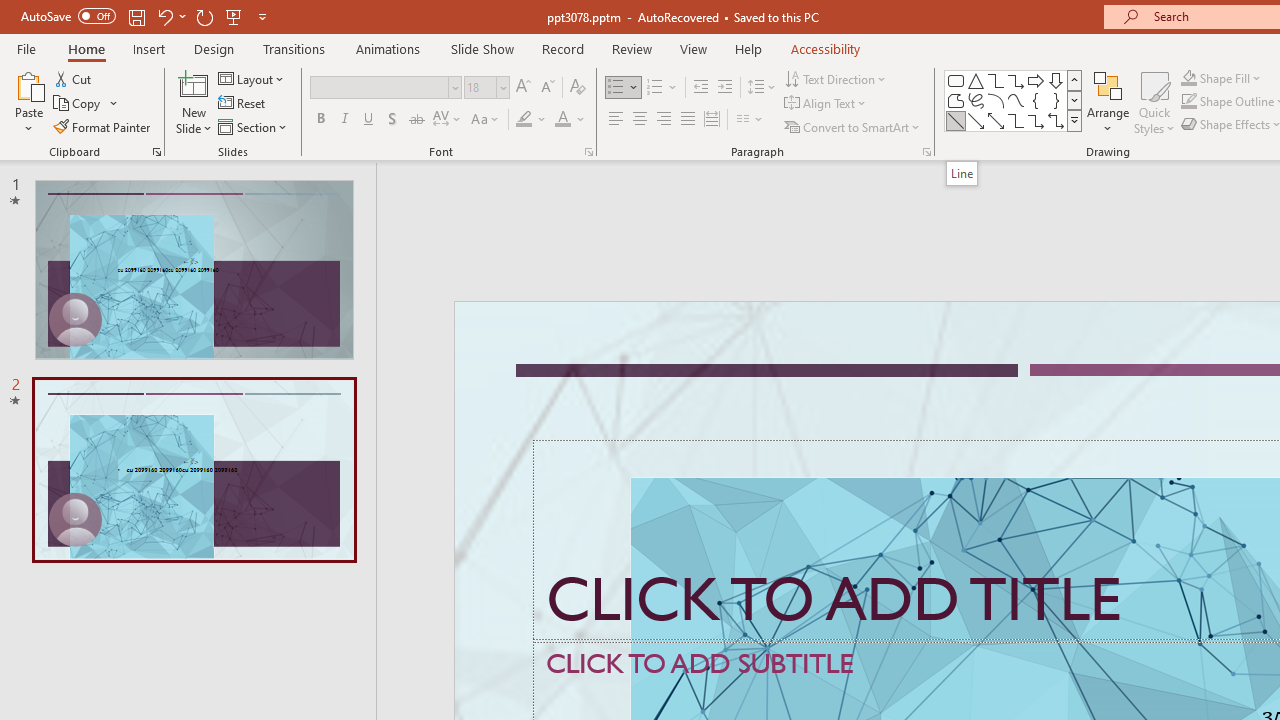  I want to click on 'Convert to SmartArt', so click(853, 127).